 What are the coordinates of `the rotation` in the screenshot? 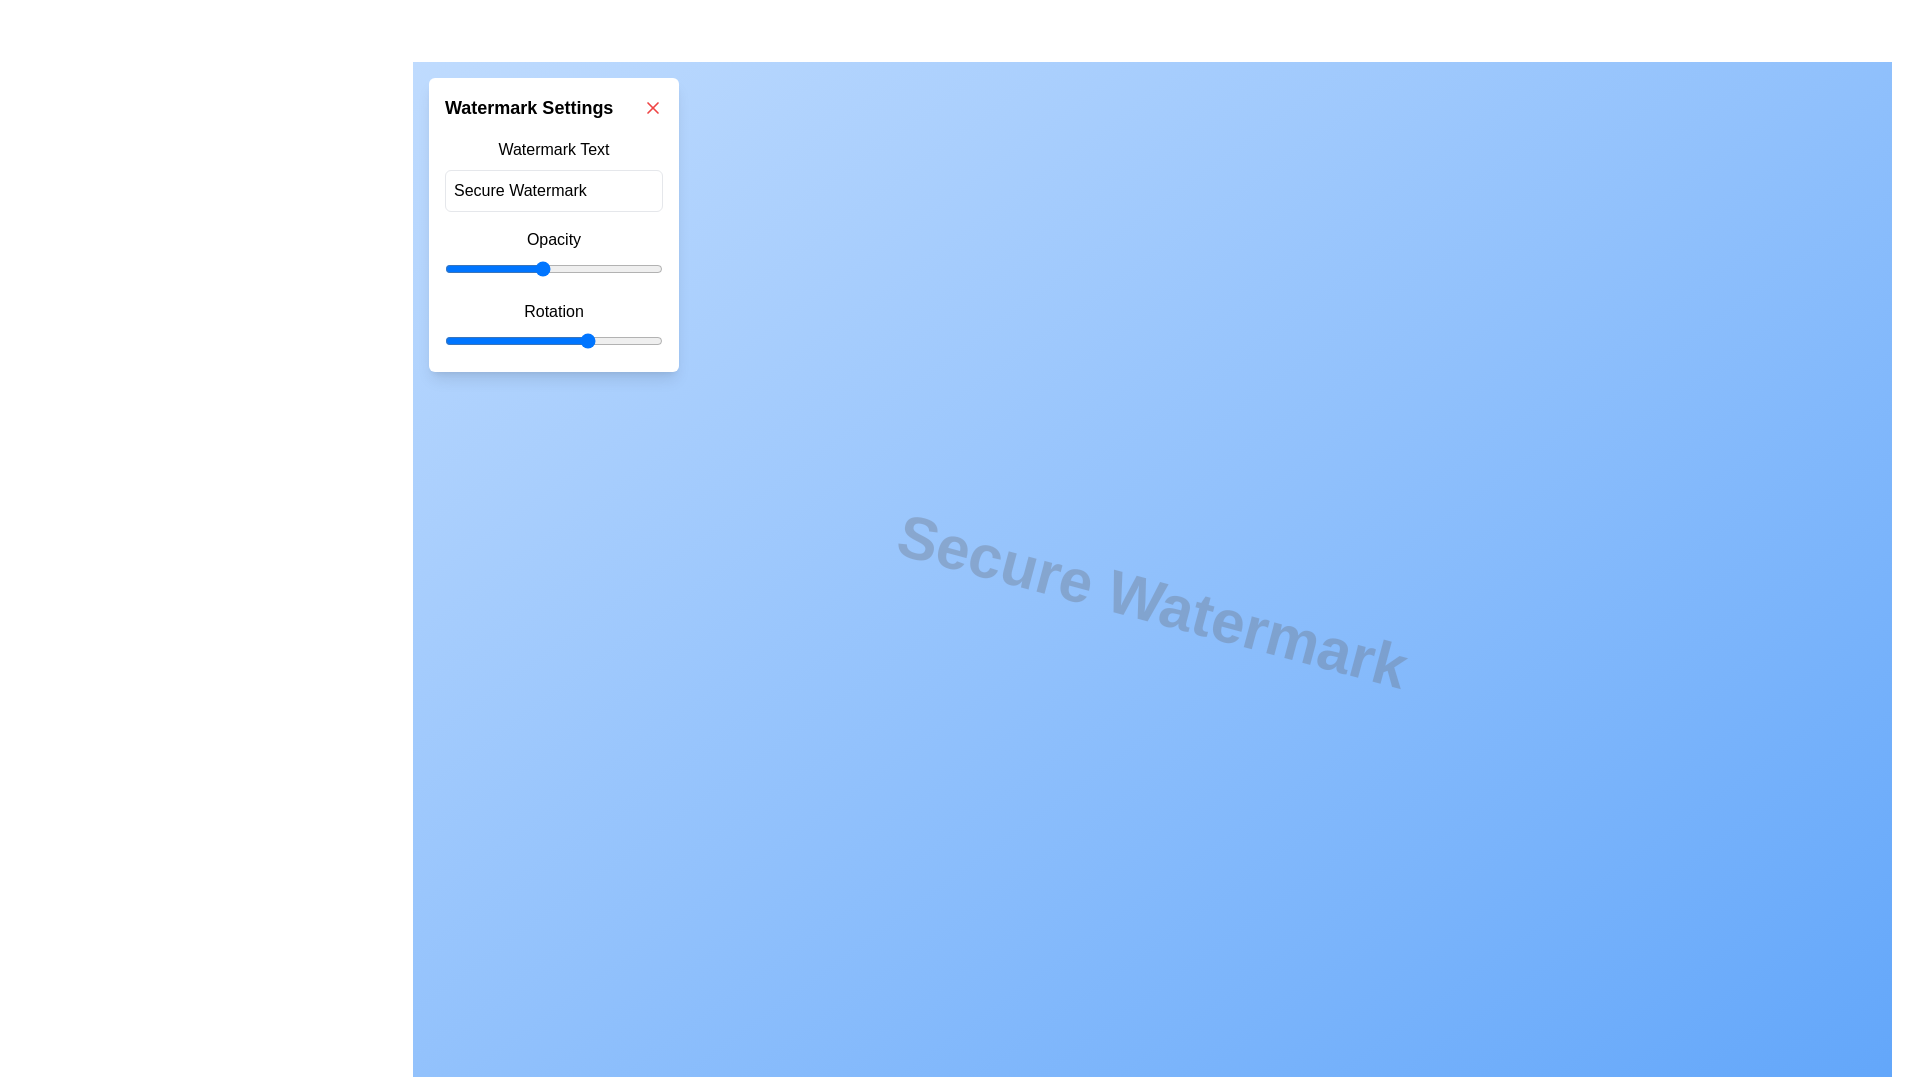 It's located at (660, 339).